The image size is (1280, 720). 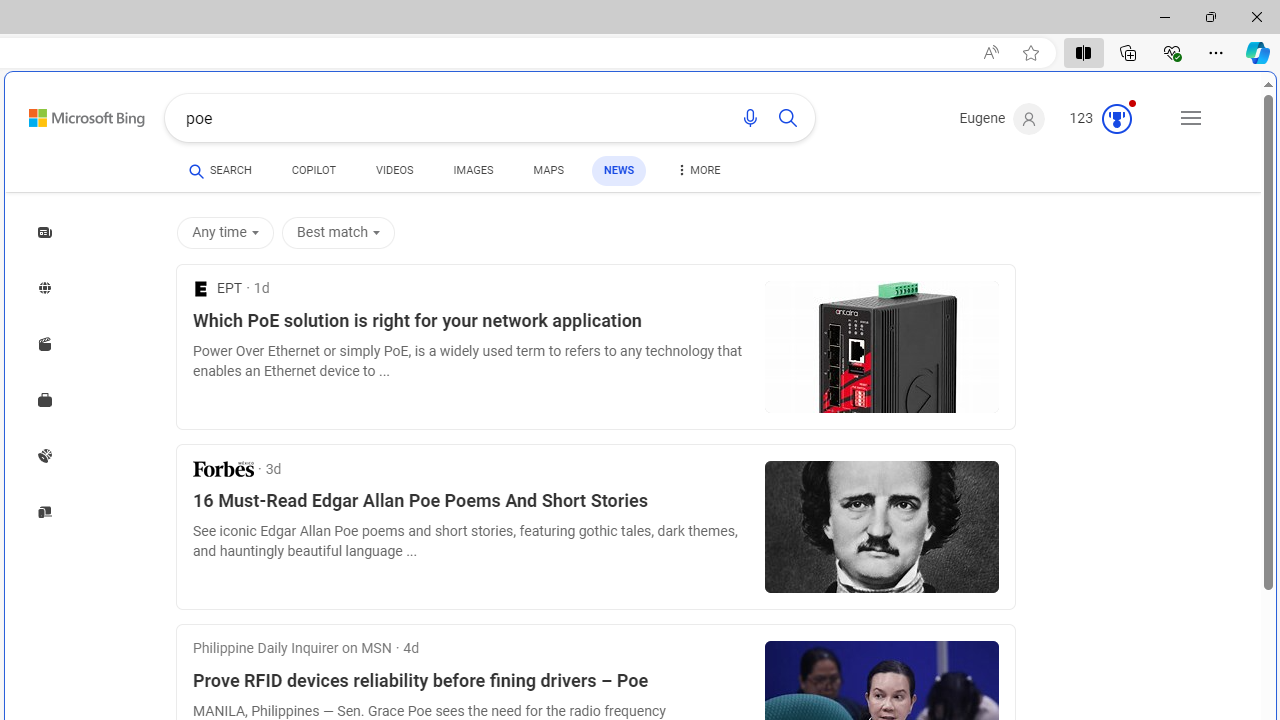 What do you see at coordinates (342, 231) in the screenshot?
I see `'Best match'` at bounding box center [342, 231].